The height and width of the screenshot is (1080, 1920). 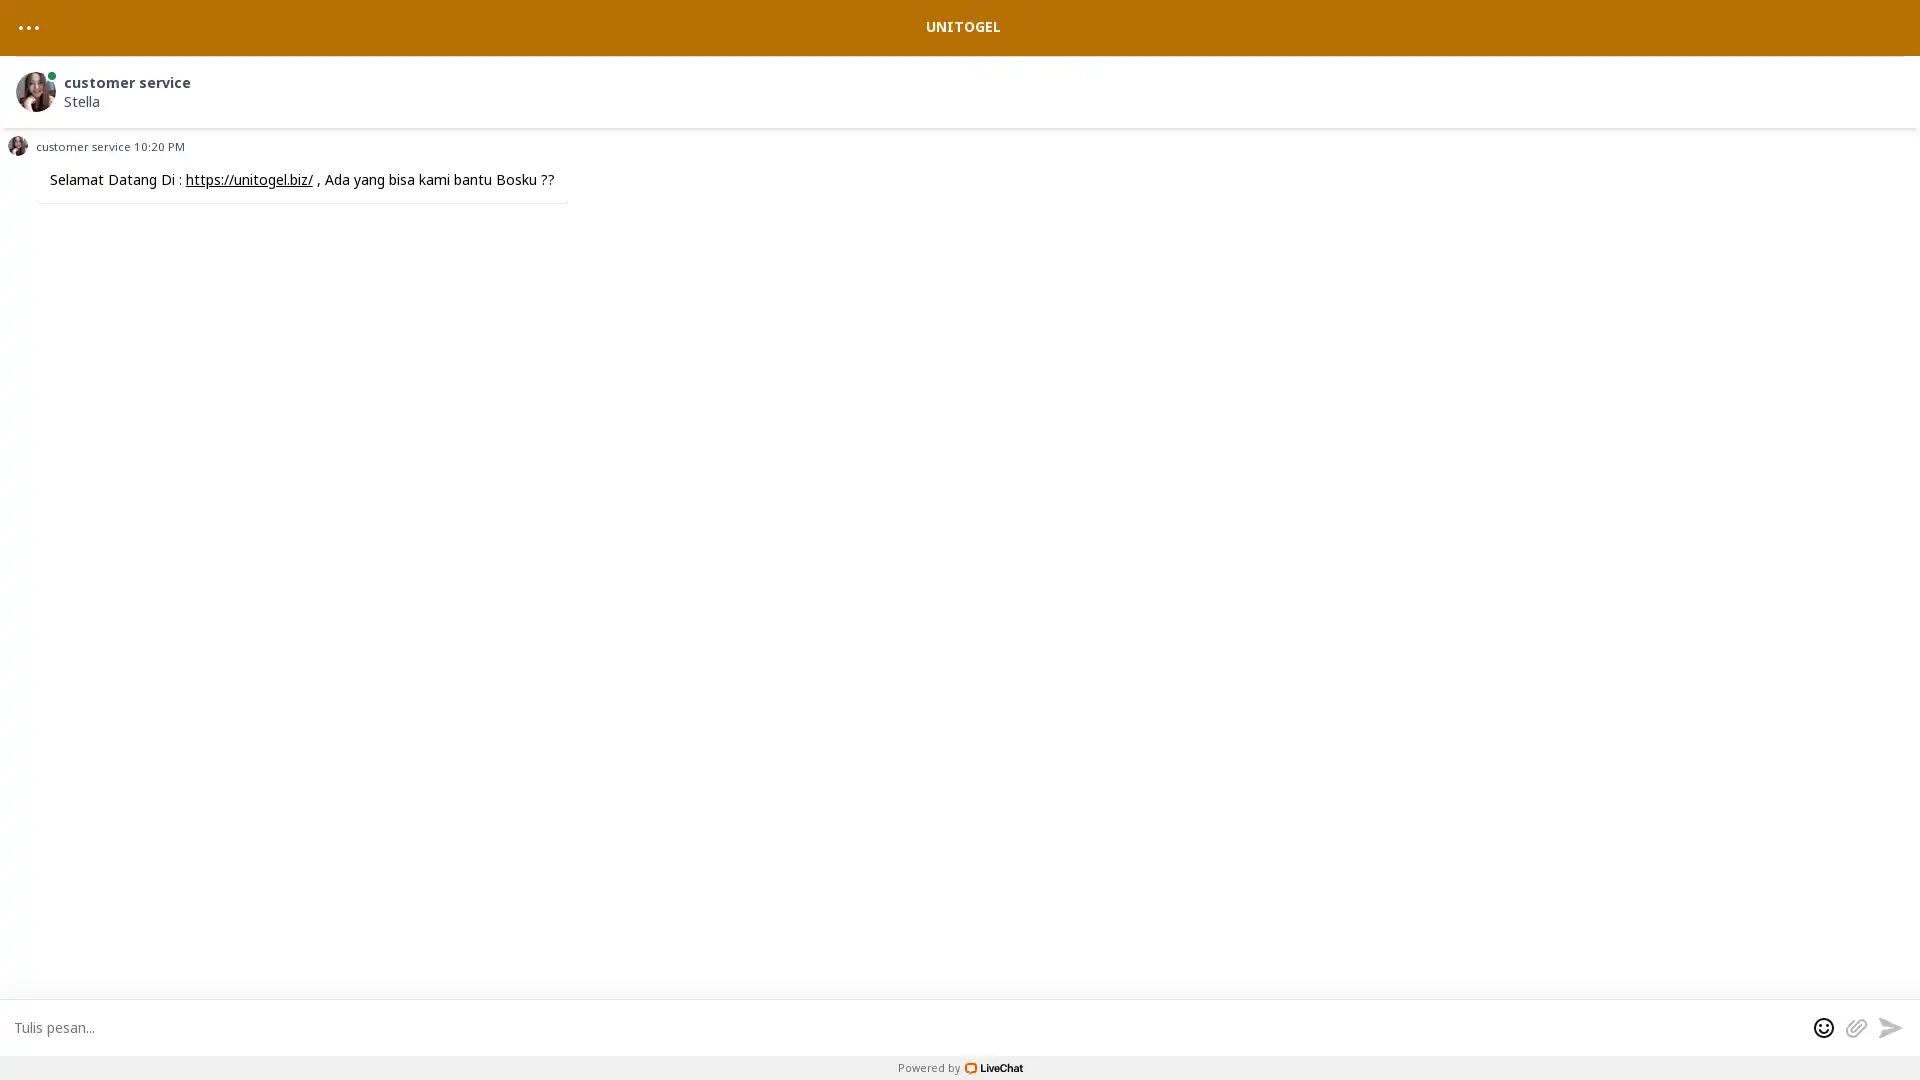 I want to click on customer service, so click(x=963, y=87).